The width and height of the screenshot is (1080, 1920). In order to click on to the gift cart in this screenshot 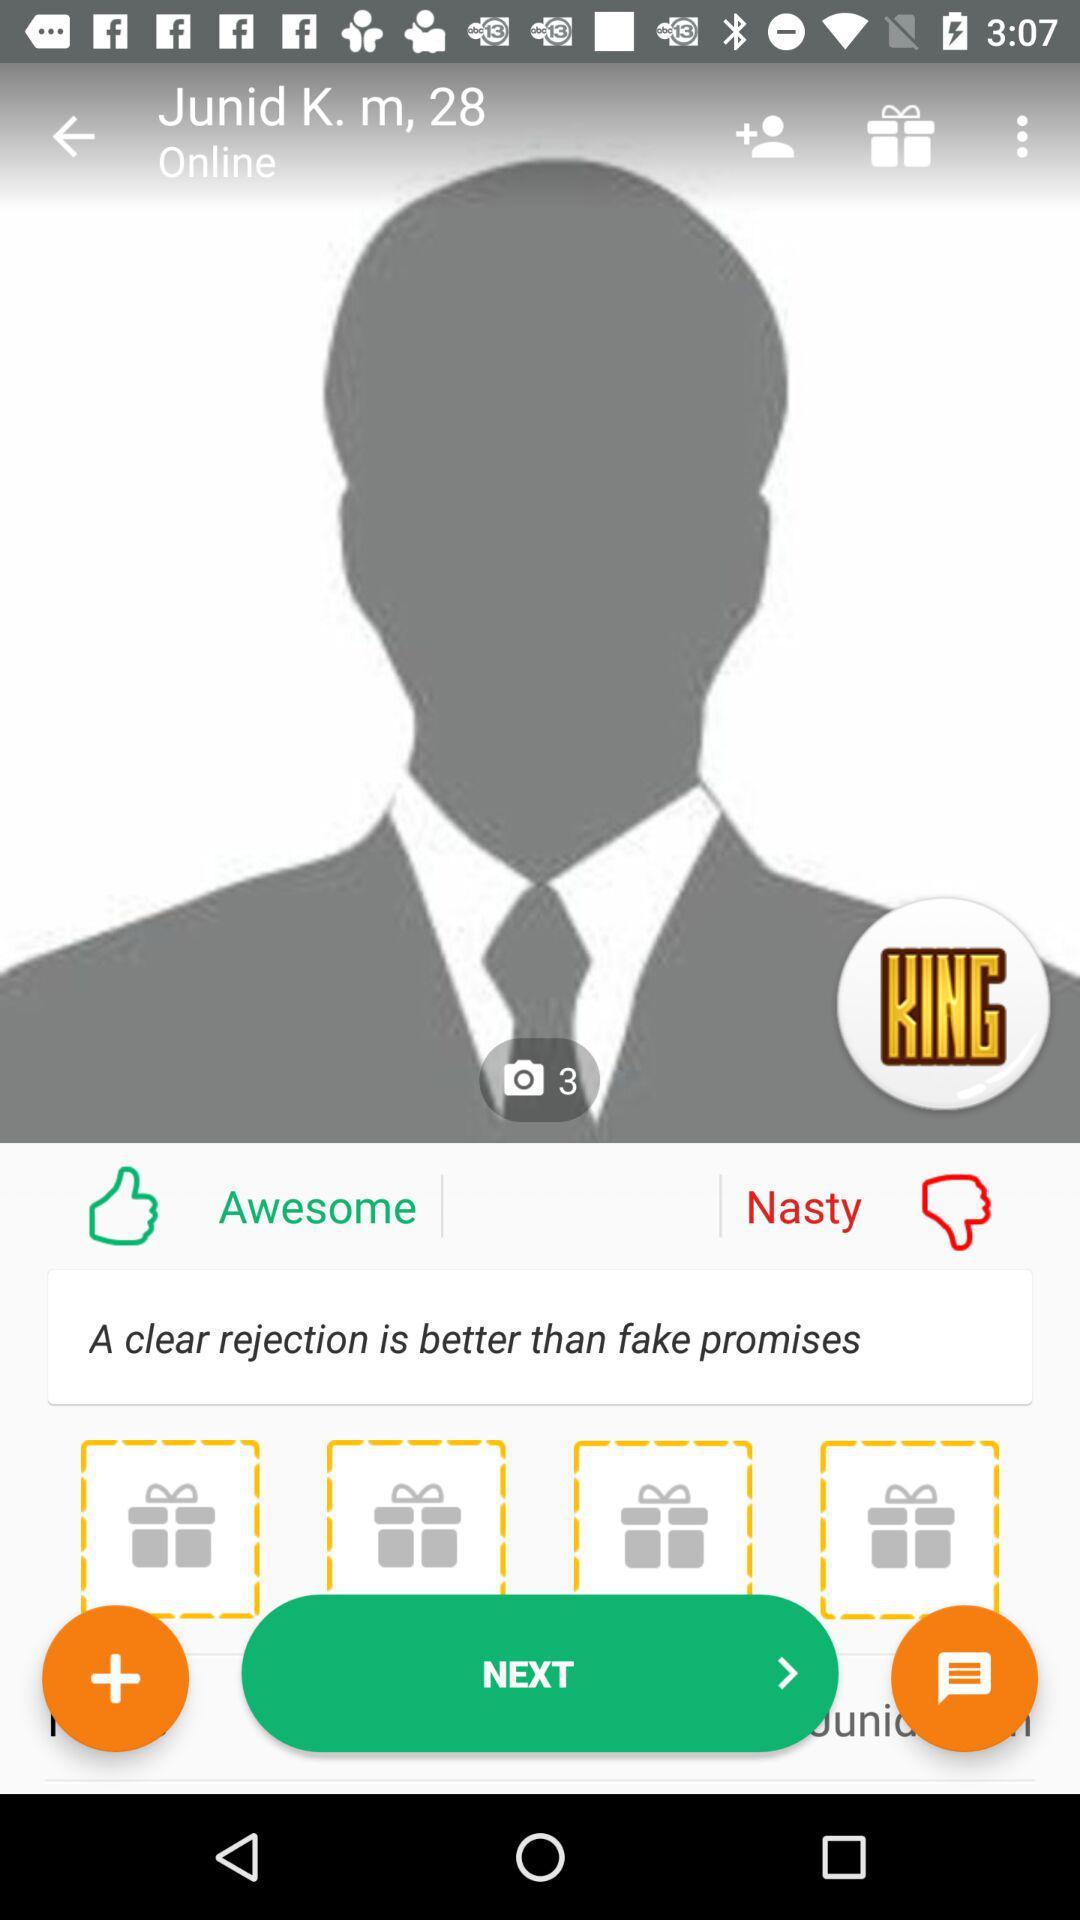, I will do `click(169, 1528)`.